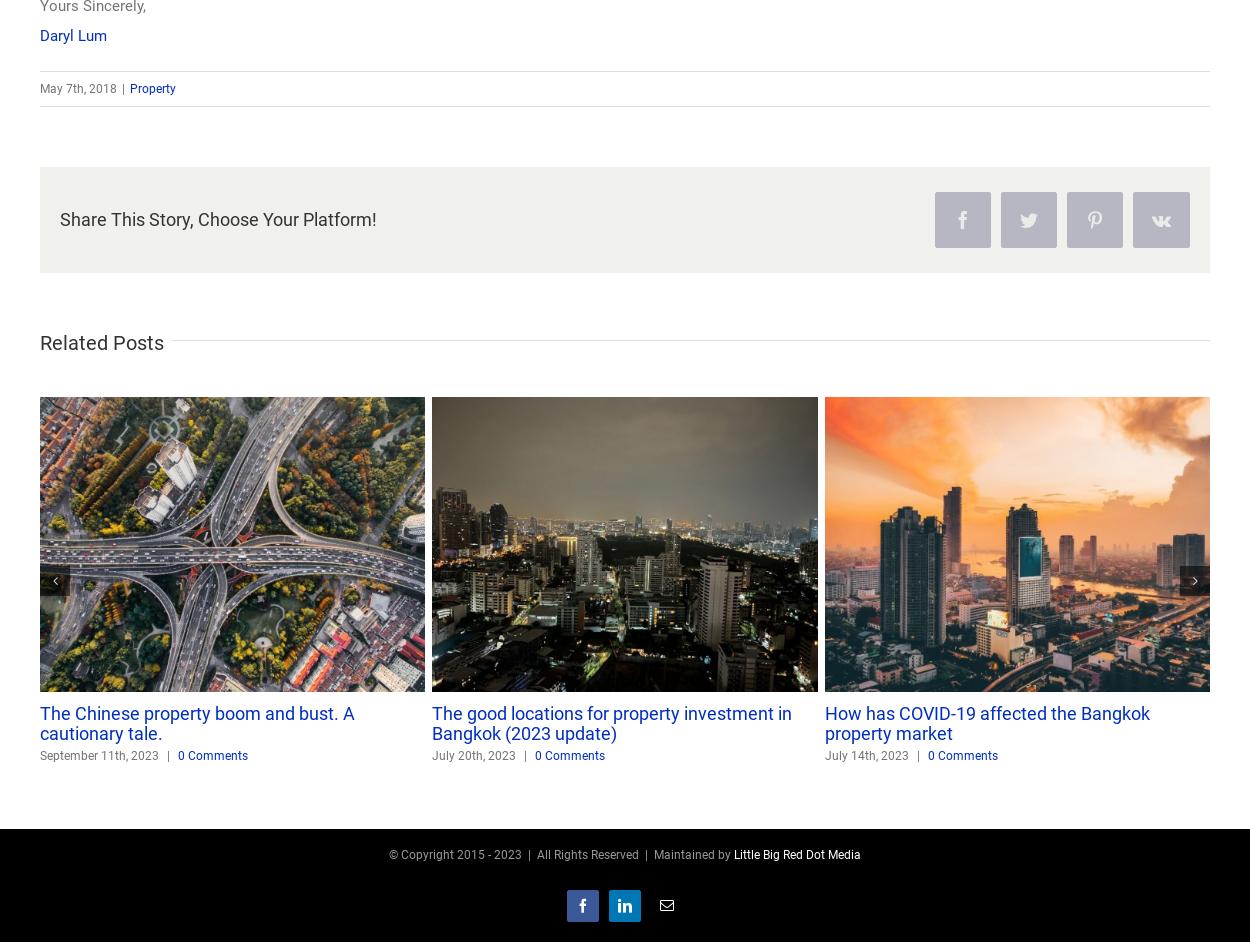 The height and width of the screenshot is (942, 1250). What do you see at coordinates (97, 755) in the screenshot?
I see `'September 11th, 2023'` at bounding box center [97, 755].